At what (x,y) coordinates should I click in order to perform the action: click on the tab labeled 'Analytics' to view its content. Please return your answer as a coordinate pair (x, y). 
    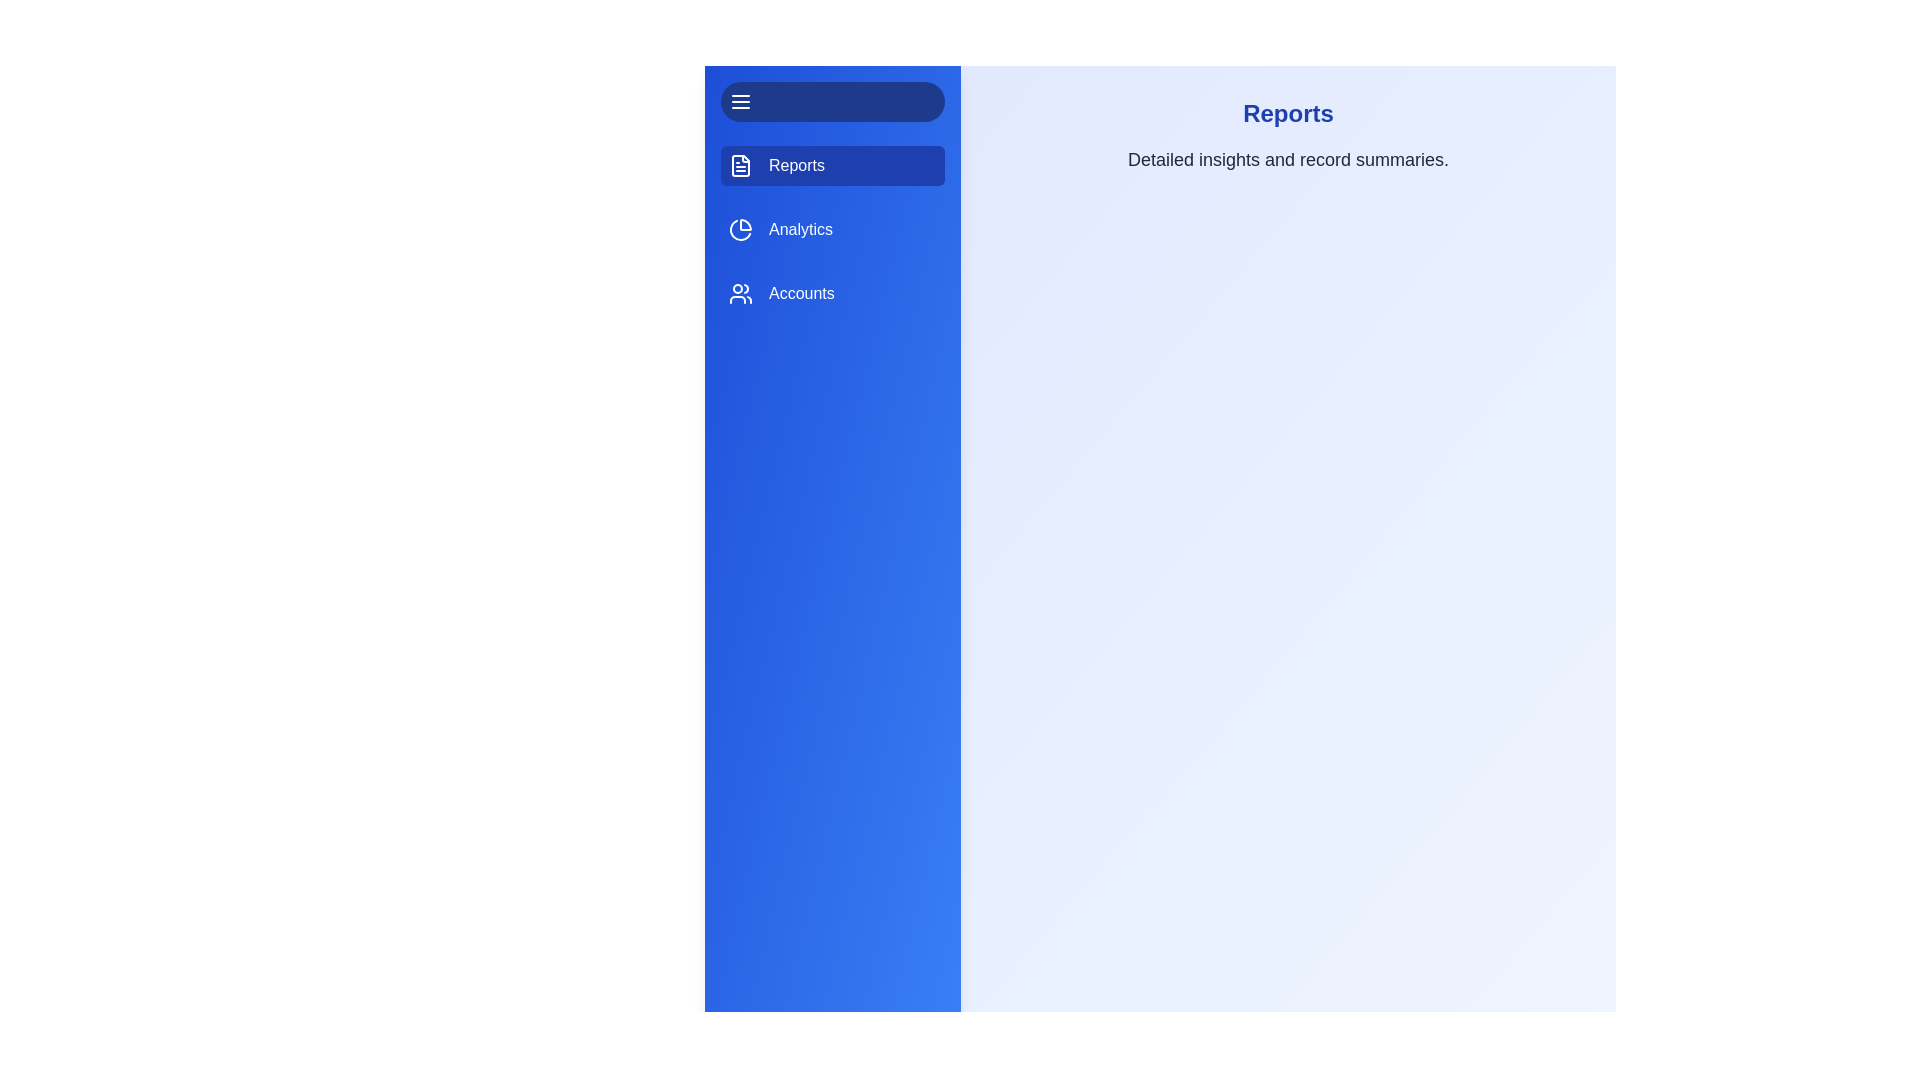
    Looking at the image, I should click on (833, 229).